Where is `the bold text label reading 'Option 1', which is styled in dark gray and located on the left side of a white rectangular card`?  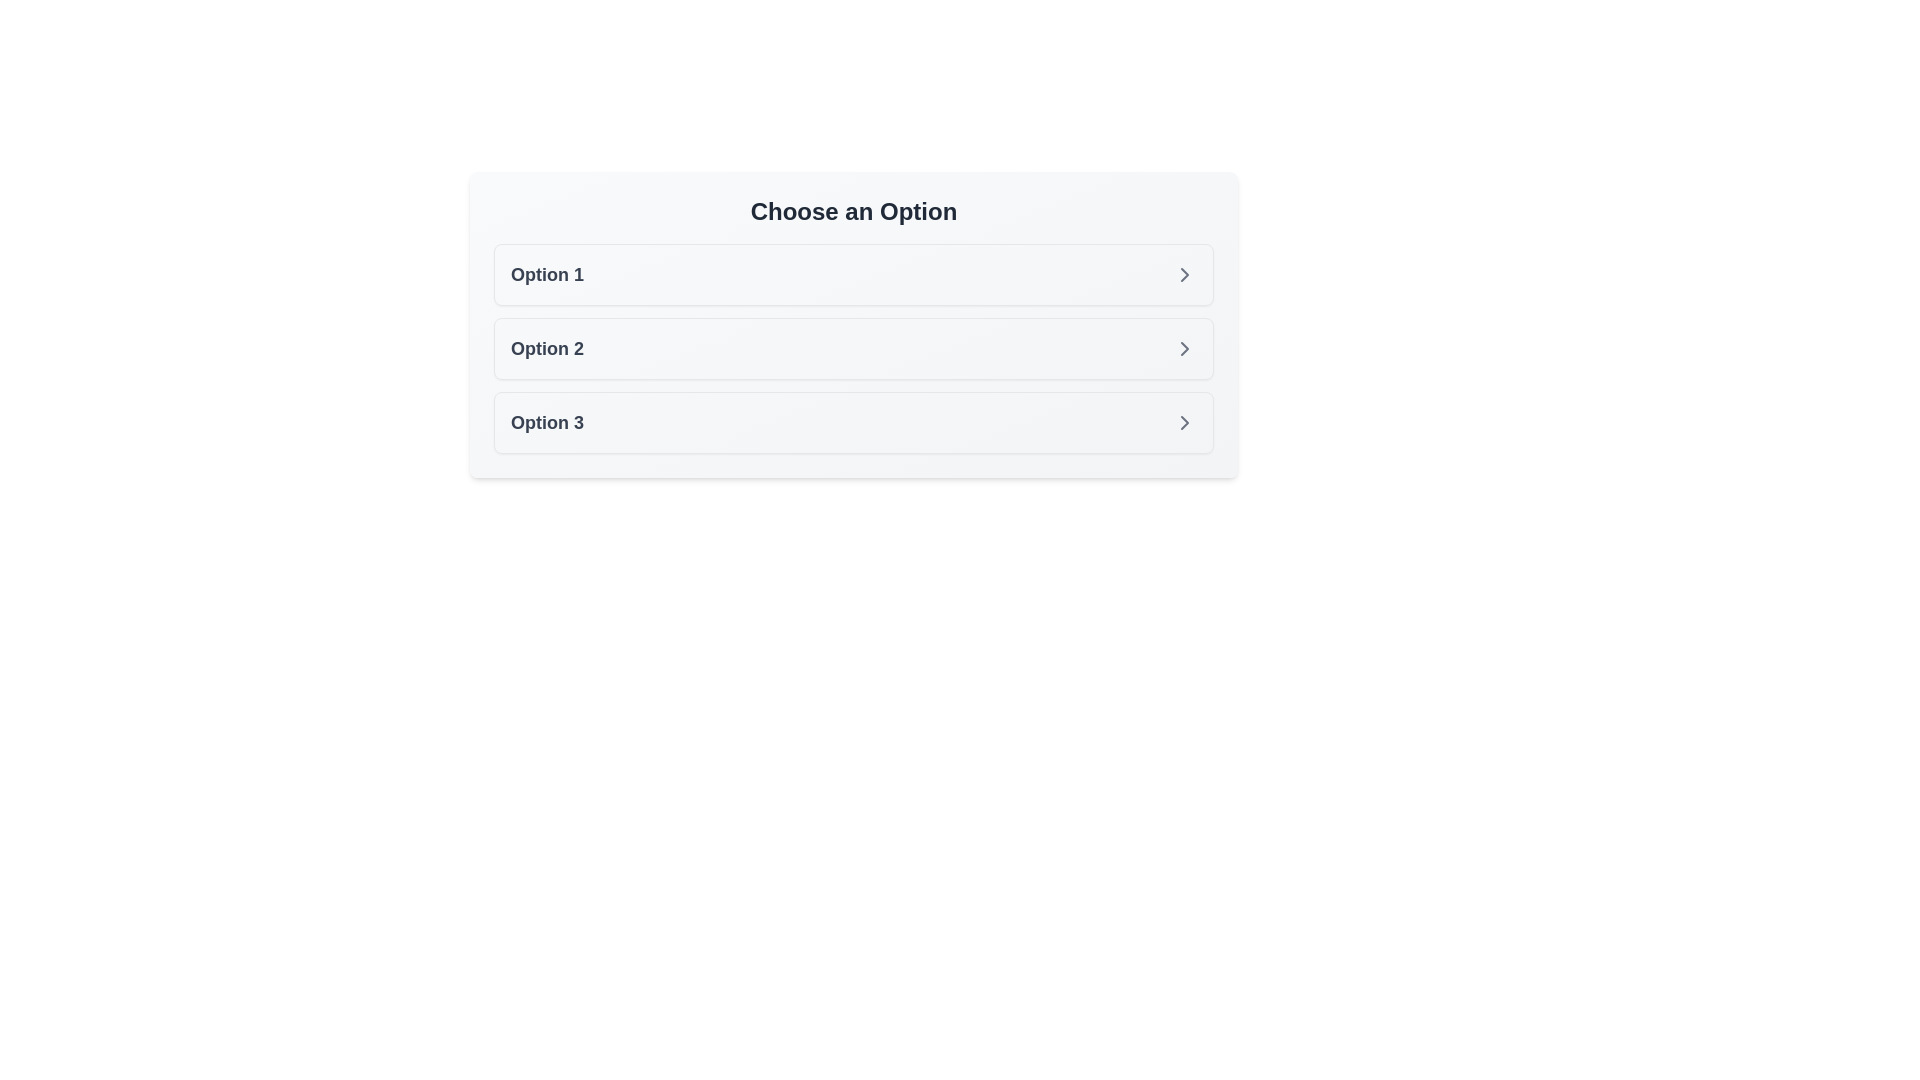 the bold text label reading 'Option 1', which is styled in dark gray and located on the left side of a white rectangular card is located at coordinates (547, 274).